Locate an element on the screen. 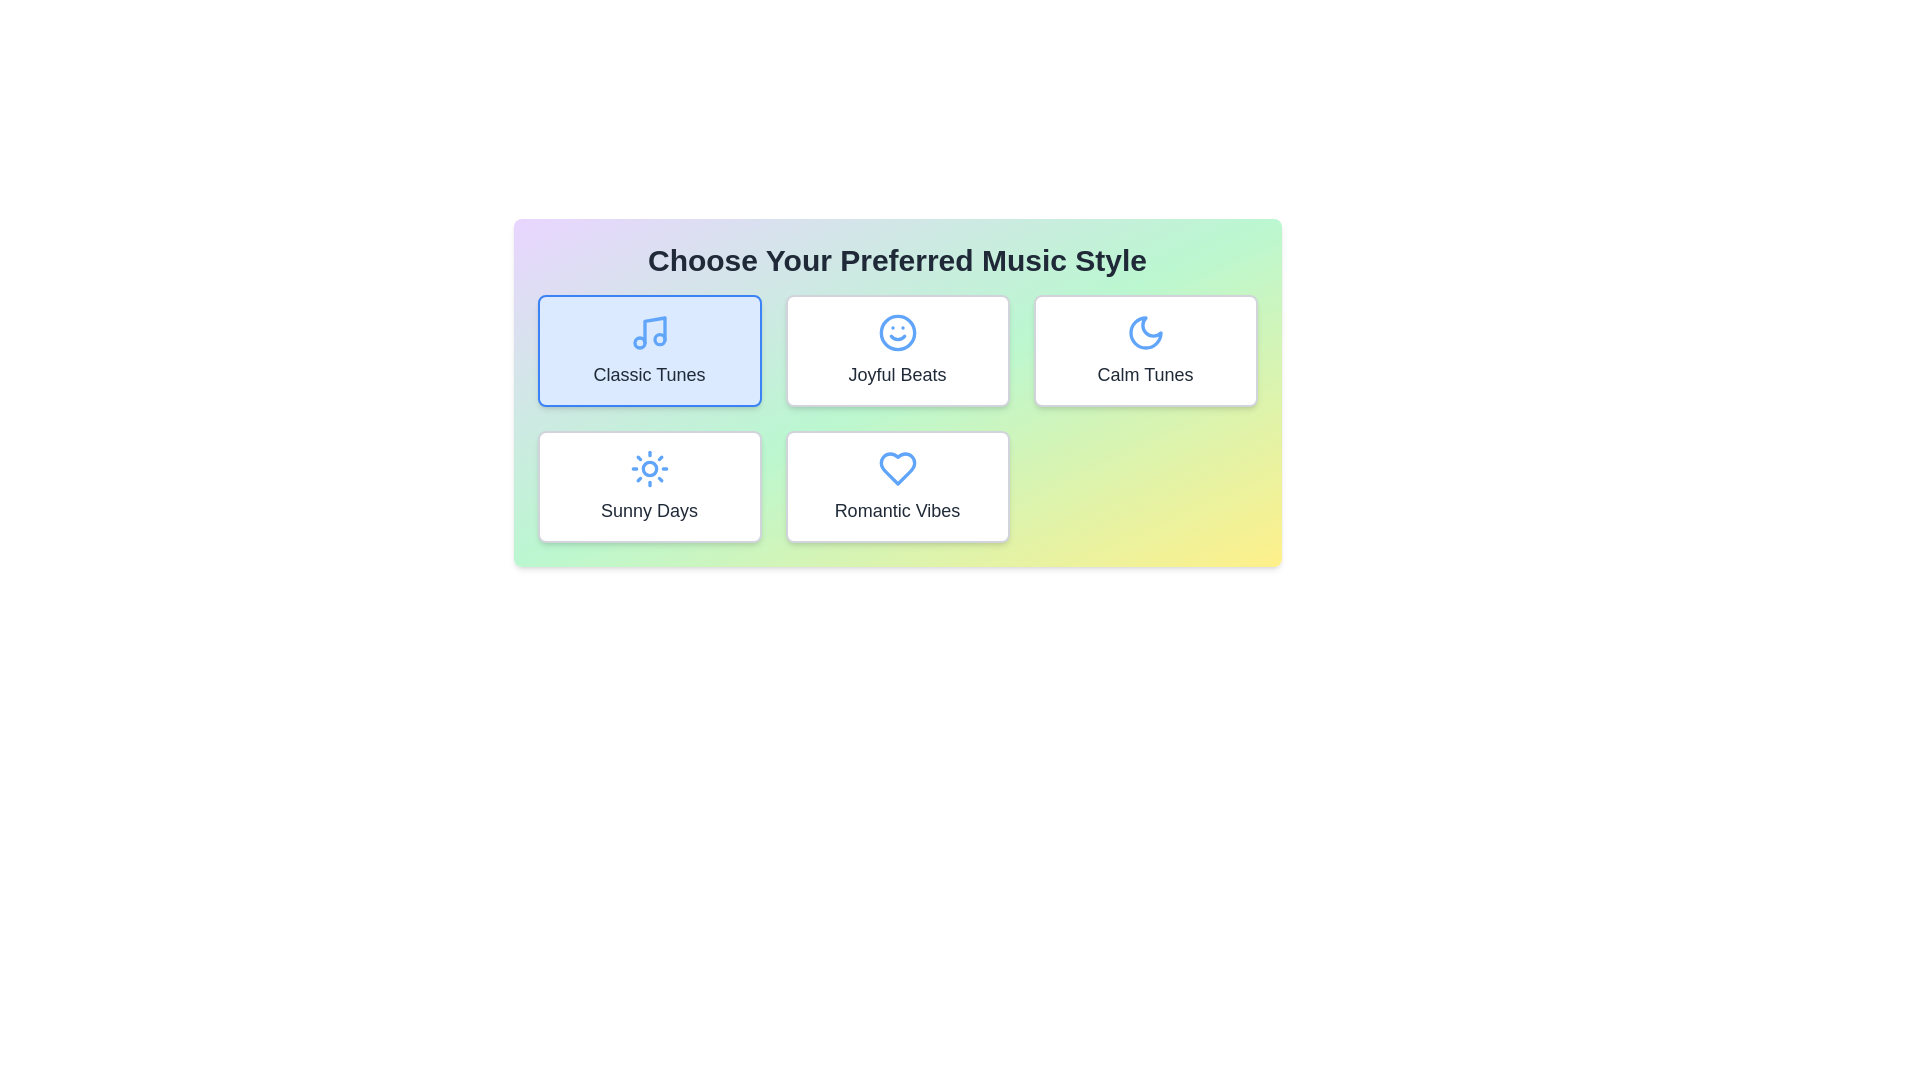 Image resolution: width=1920 pixels, height=1080 pixels. the SVG circle element that is part of the smiling face icon in the 'Joyful Beats' section, which is the middle card in the top row of the card grid is located at coordinates (896, 331).